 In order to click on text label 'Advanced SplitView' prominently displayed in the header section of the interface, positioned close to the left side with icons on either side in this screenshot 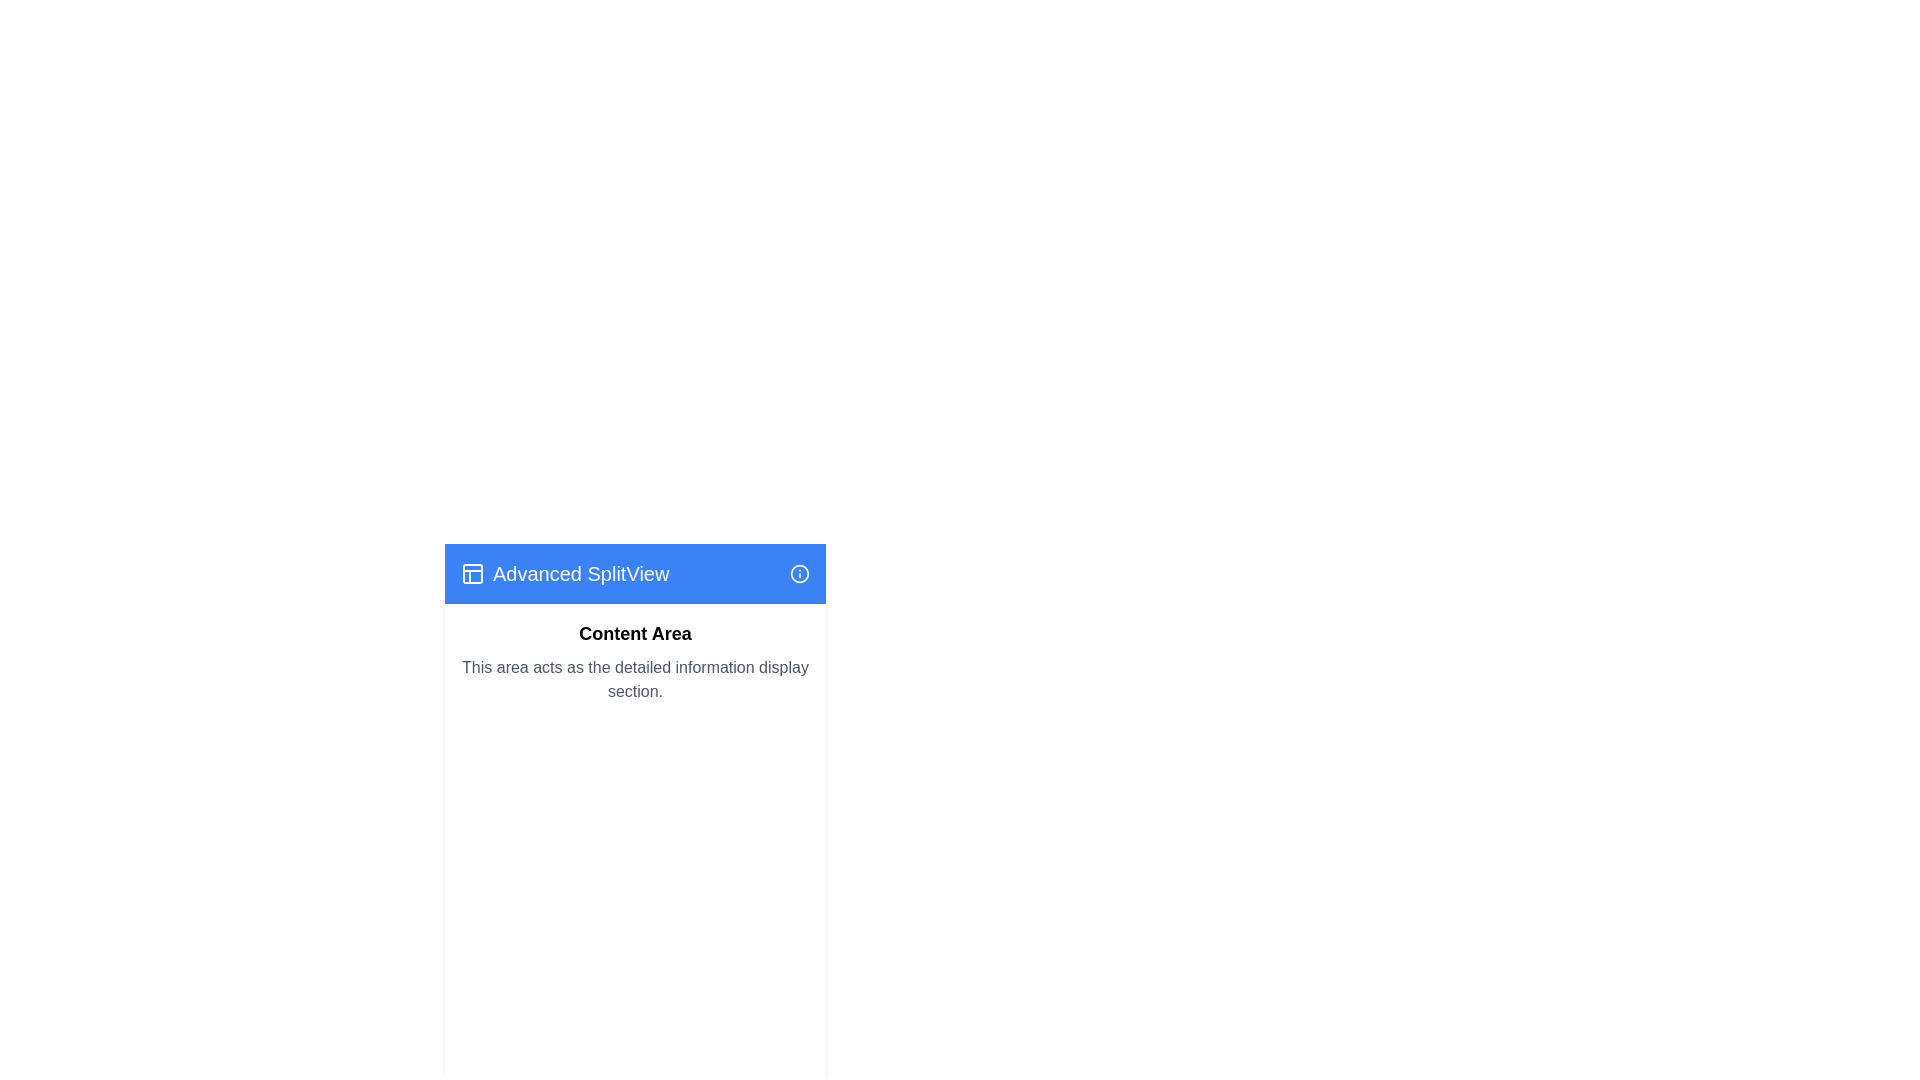, I will do `click(564, 574)`.